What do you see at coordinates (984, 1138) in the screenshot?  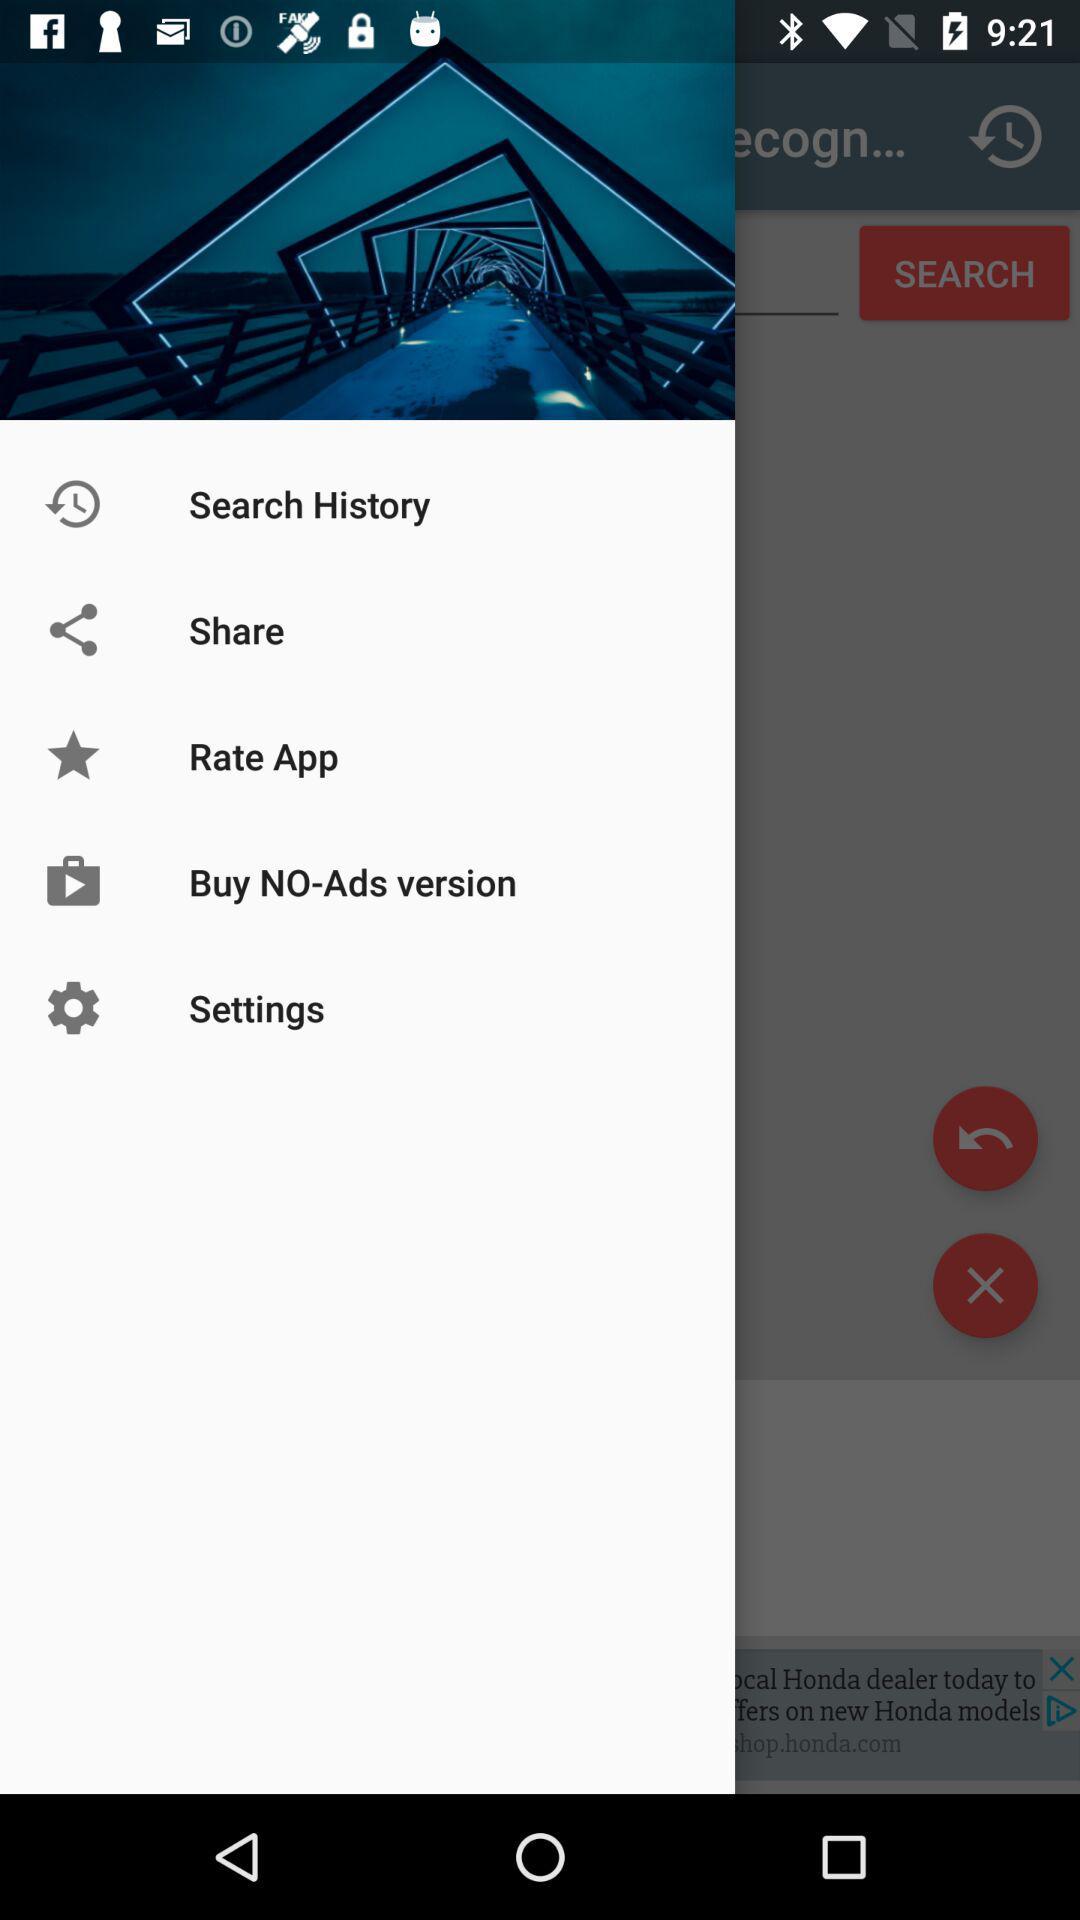 I see `the undo icon` at bounding box center [984, 1138].